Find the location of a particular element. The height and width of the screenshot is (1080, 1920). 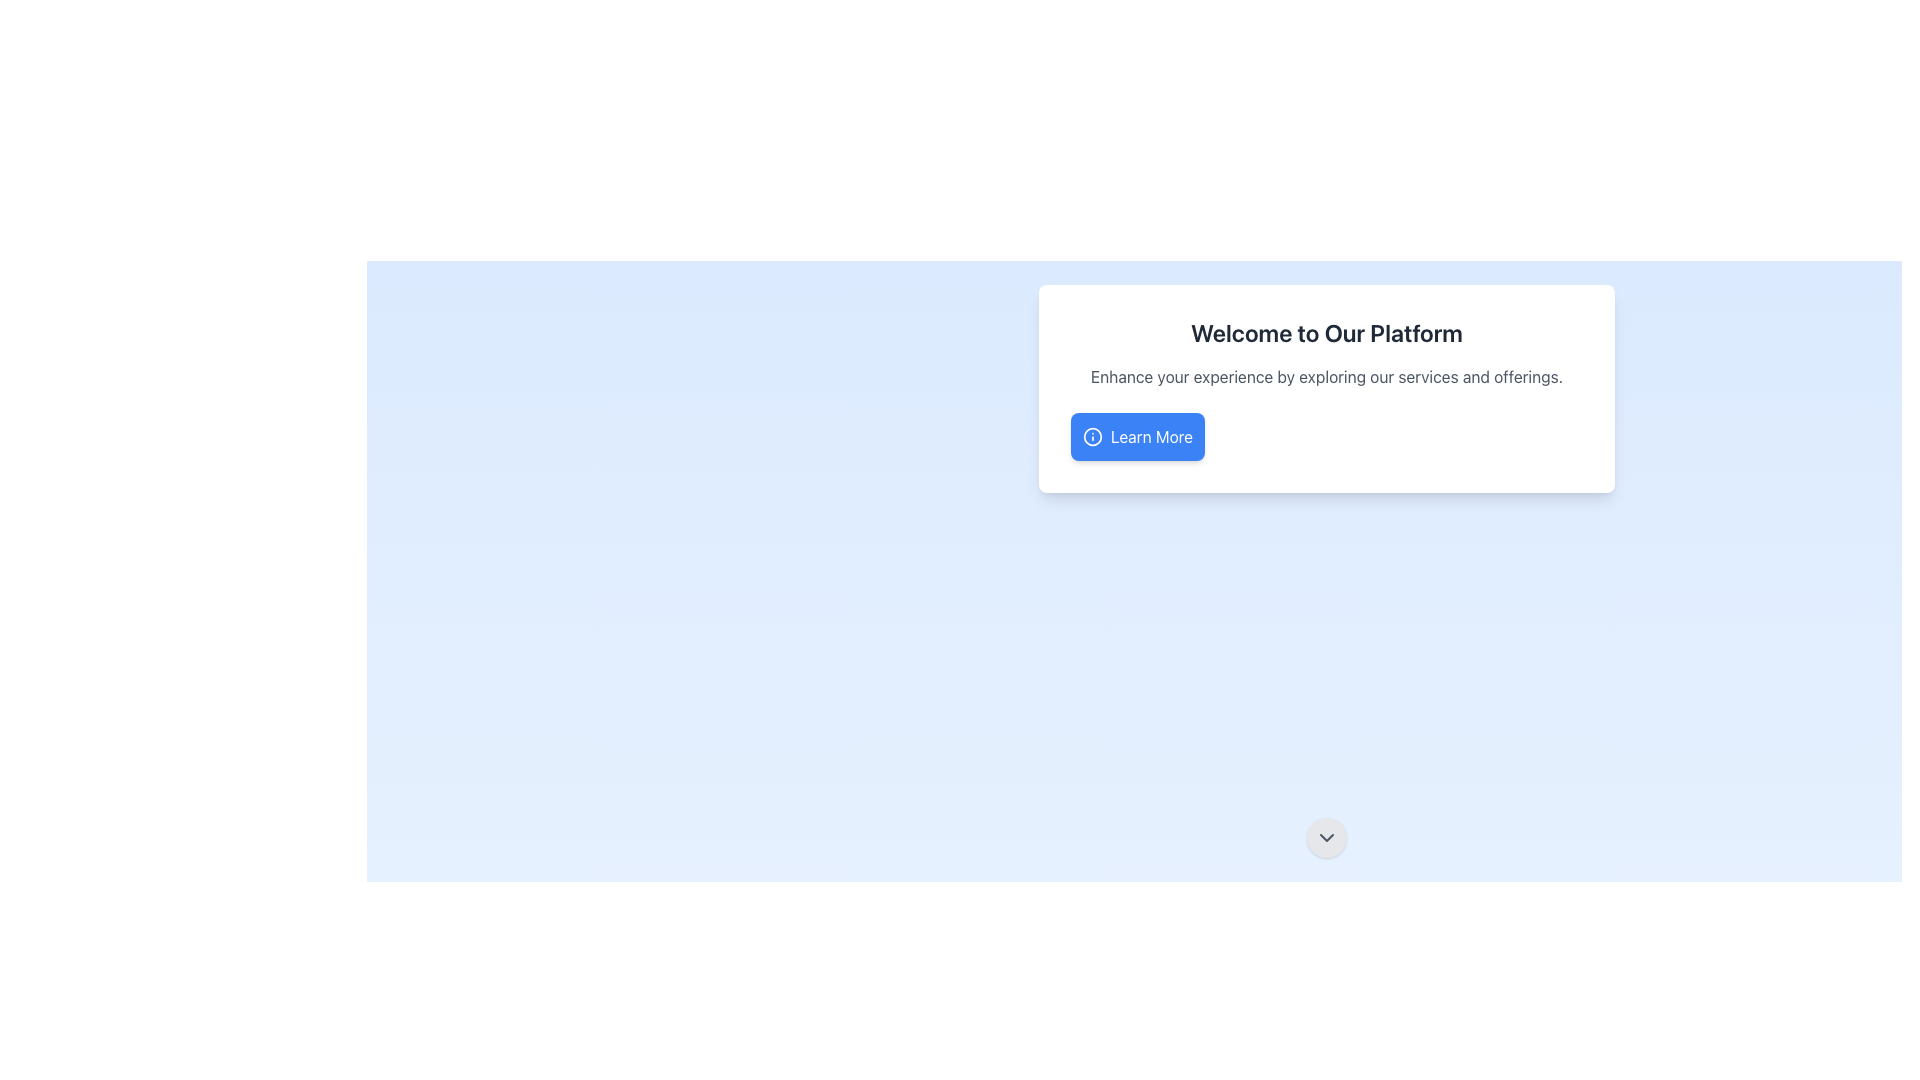

the descriptive text element located below the title 'Welcome to Our Platform' and above the 'Learn More' blue button is located at coordinates (1326, 377).